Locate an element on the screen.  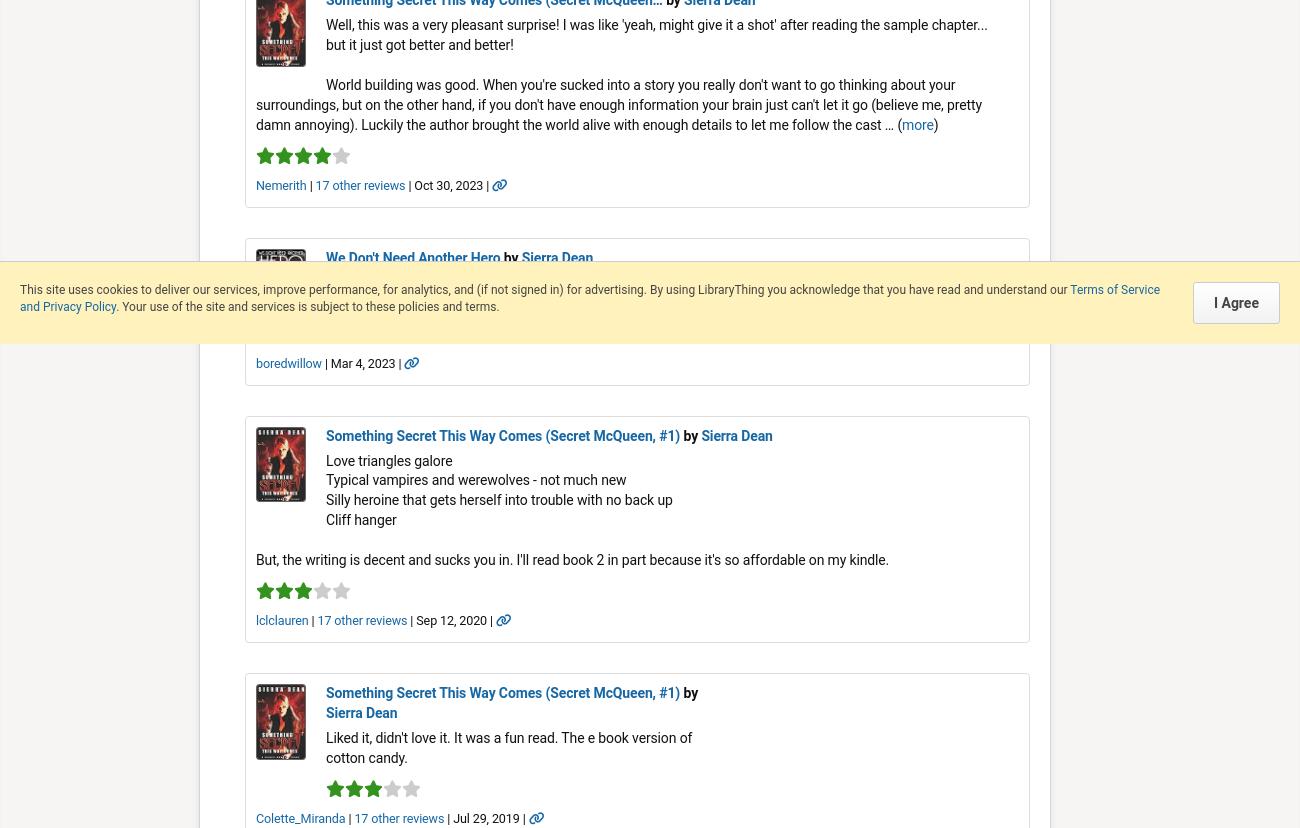
'Colette_Miranda' is located at coordinates (254, 817).